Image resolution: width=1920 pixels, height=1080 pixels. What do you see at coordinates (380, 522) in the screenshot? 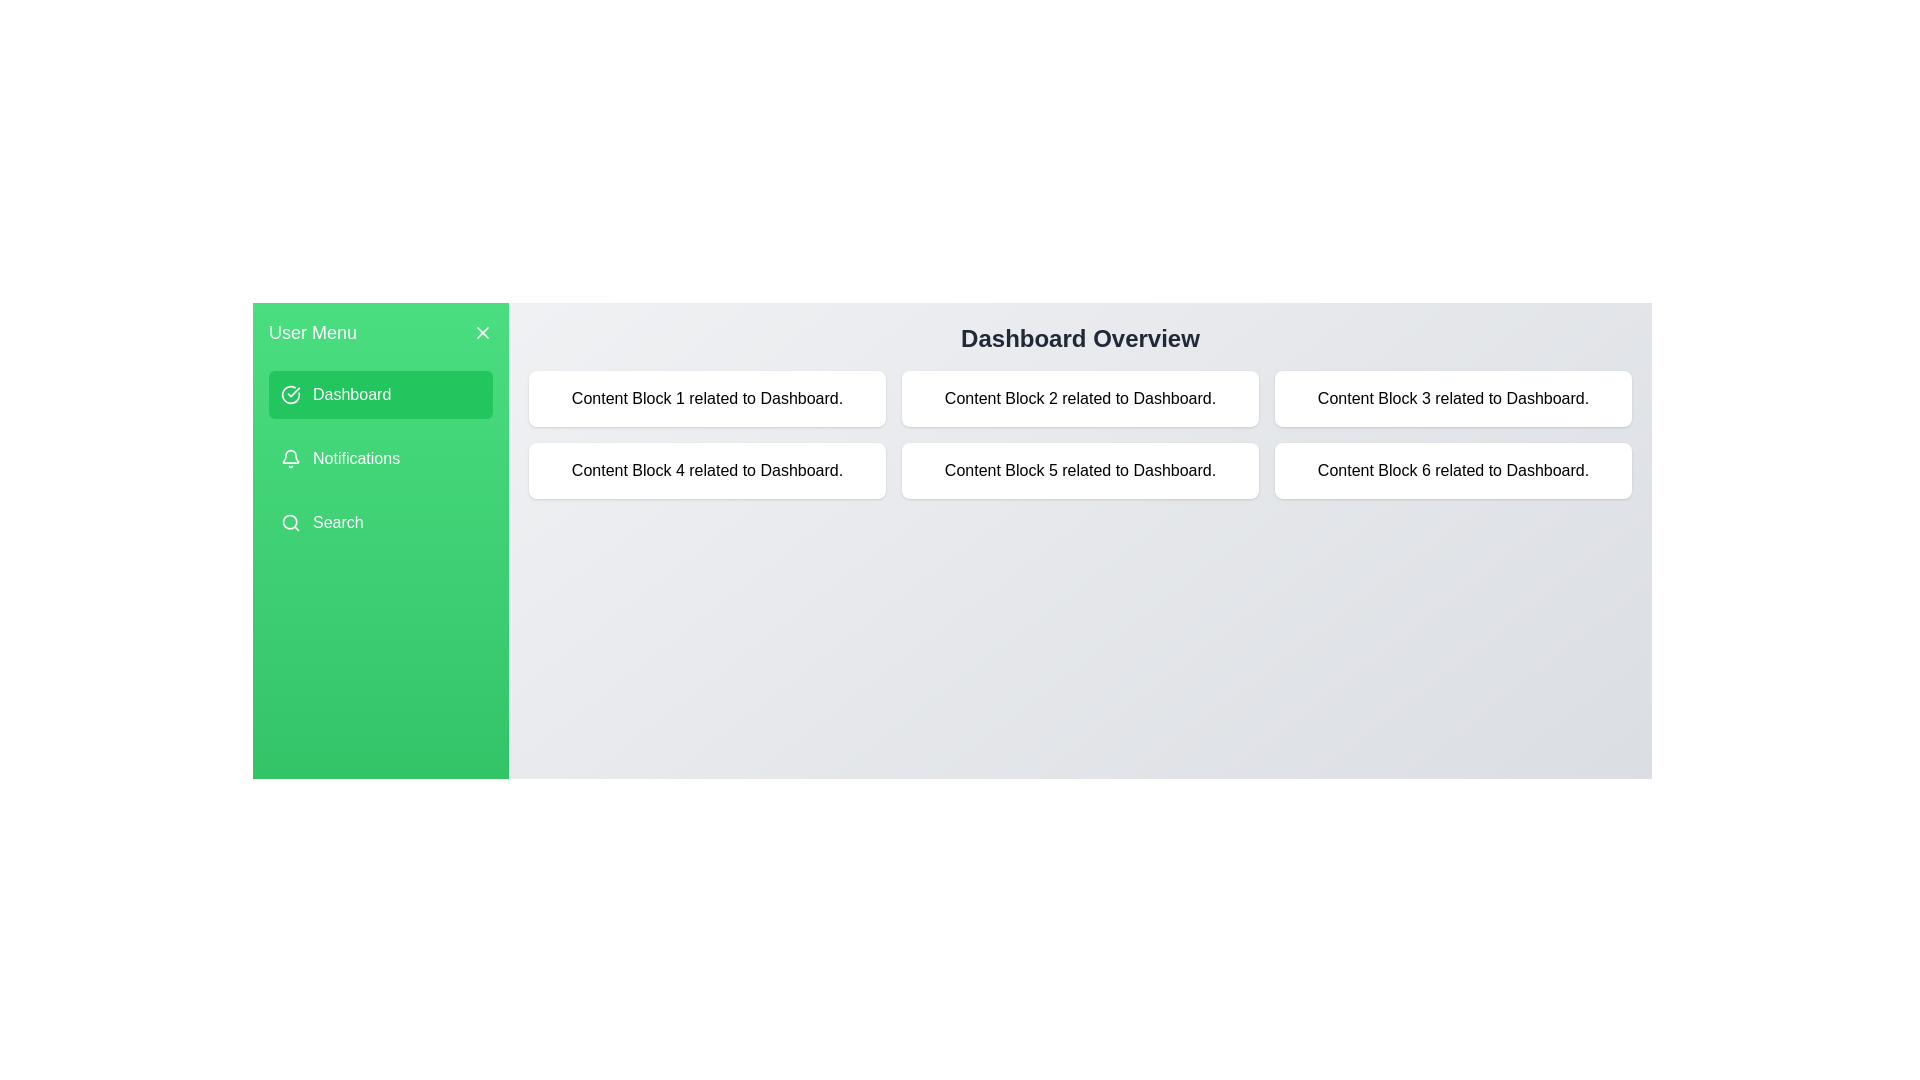
I see `the menu item Search to view its related content` at bounding box center [380, 522].